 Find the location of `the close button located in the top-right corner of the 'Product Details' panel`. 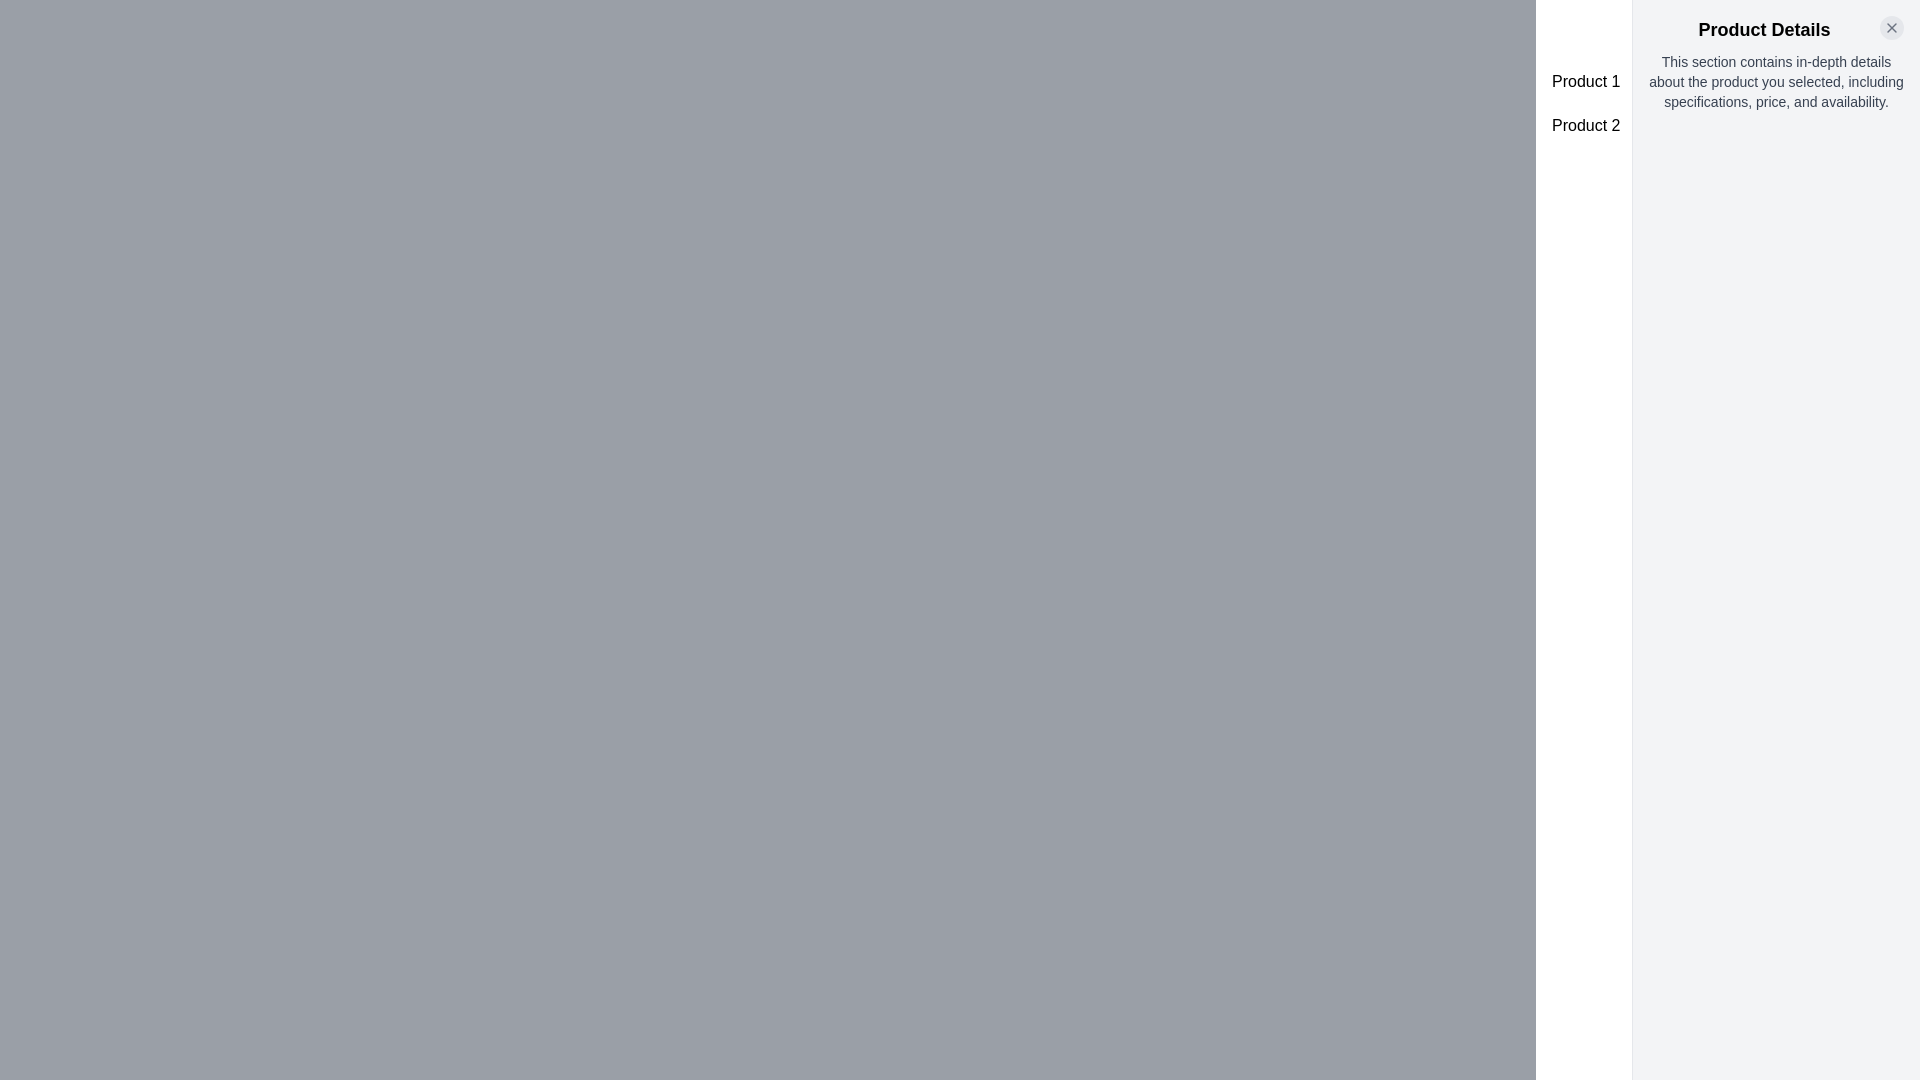

the close button located in the top-right corner of the 'Product Details' panel is located at coordinates (1890, 27).